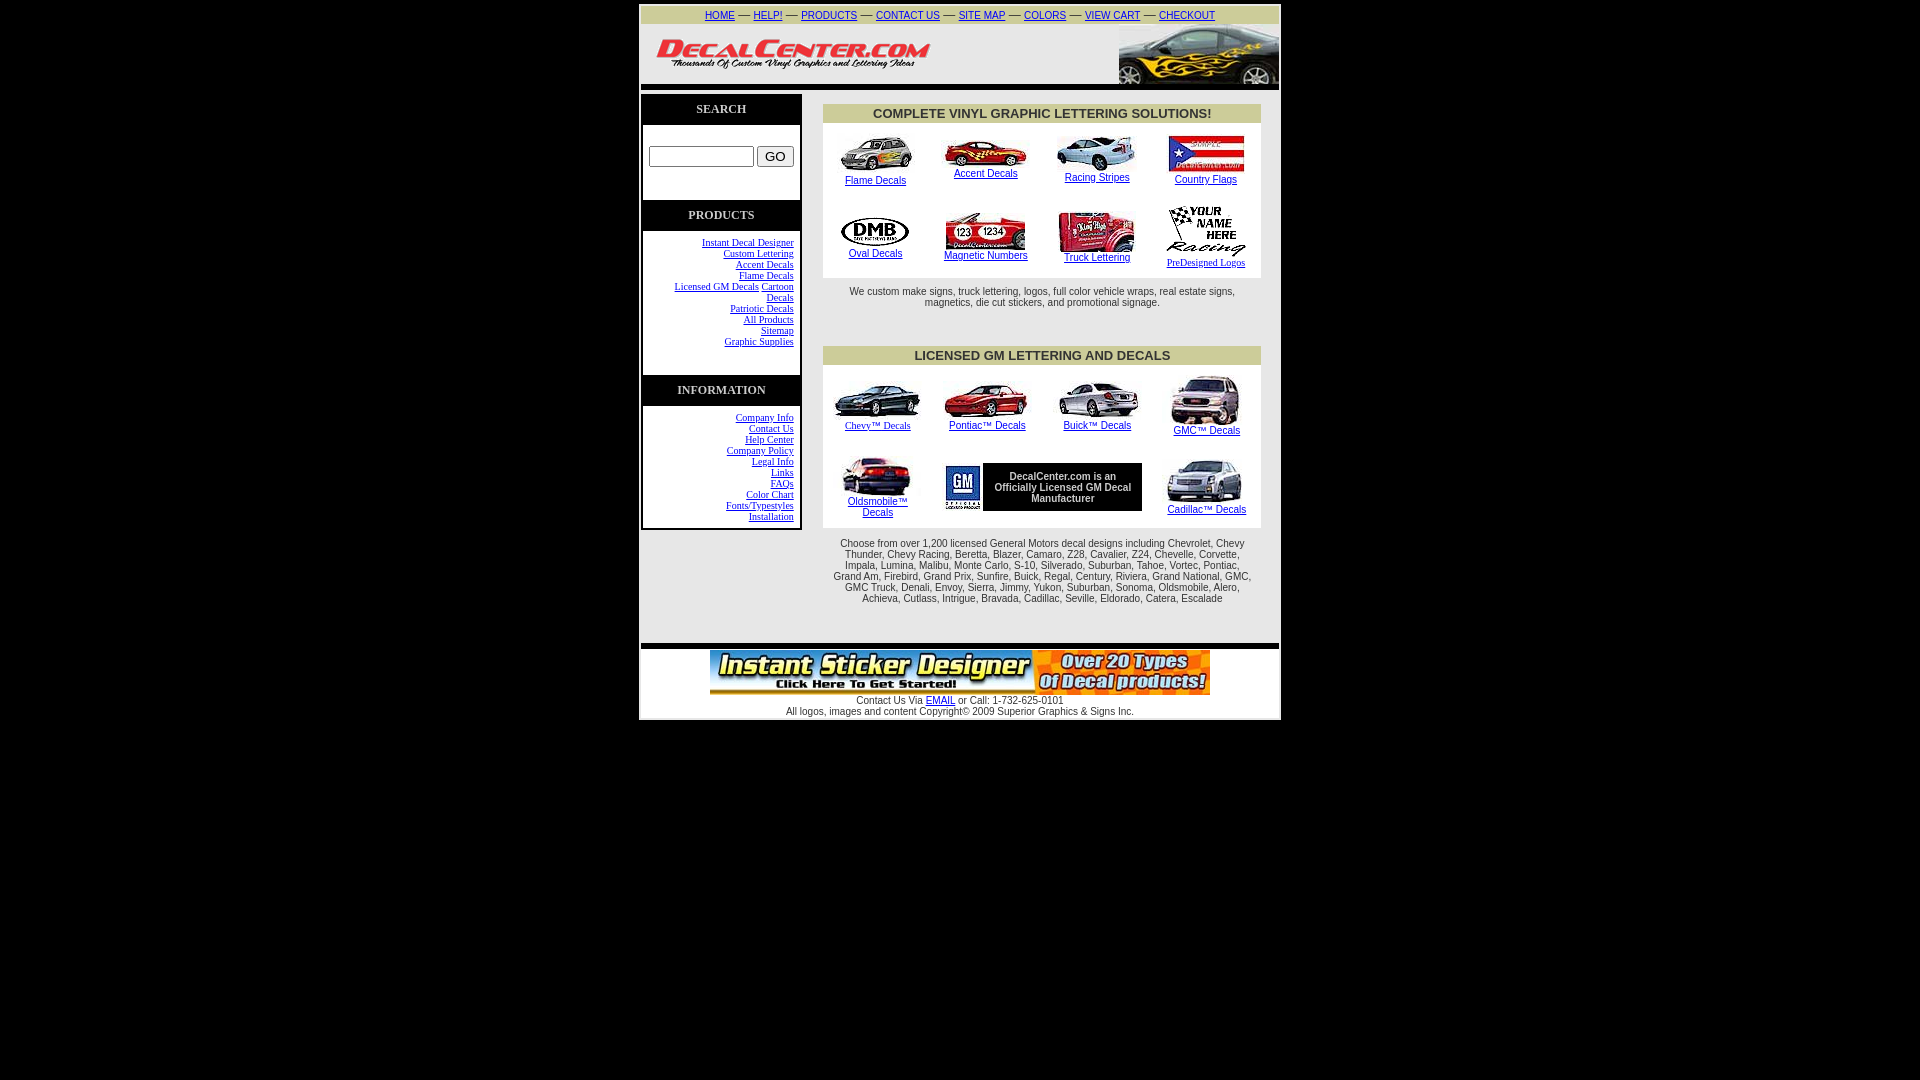 Image resolution: width=1920 pixels, height=1080 pixels. I want to click on 'Custom Lettering', so click(722, 252).